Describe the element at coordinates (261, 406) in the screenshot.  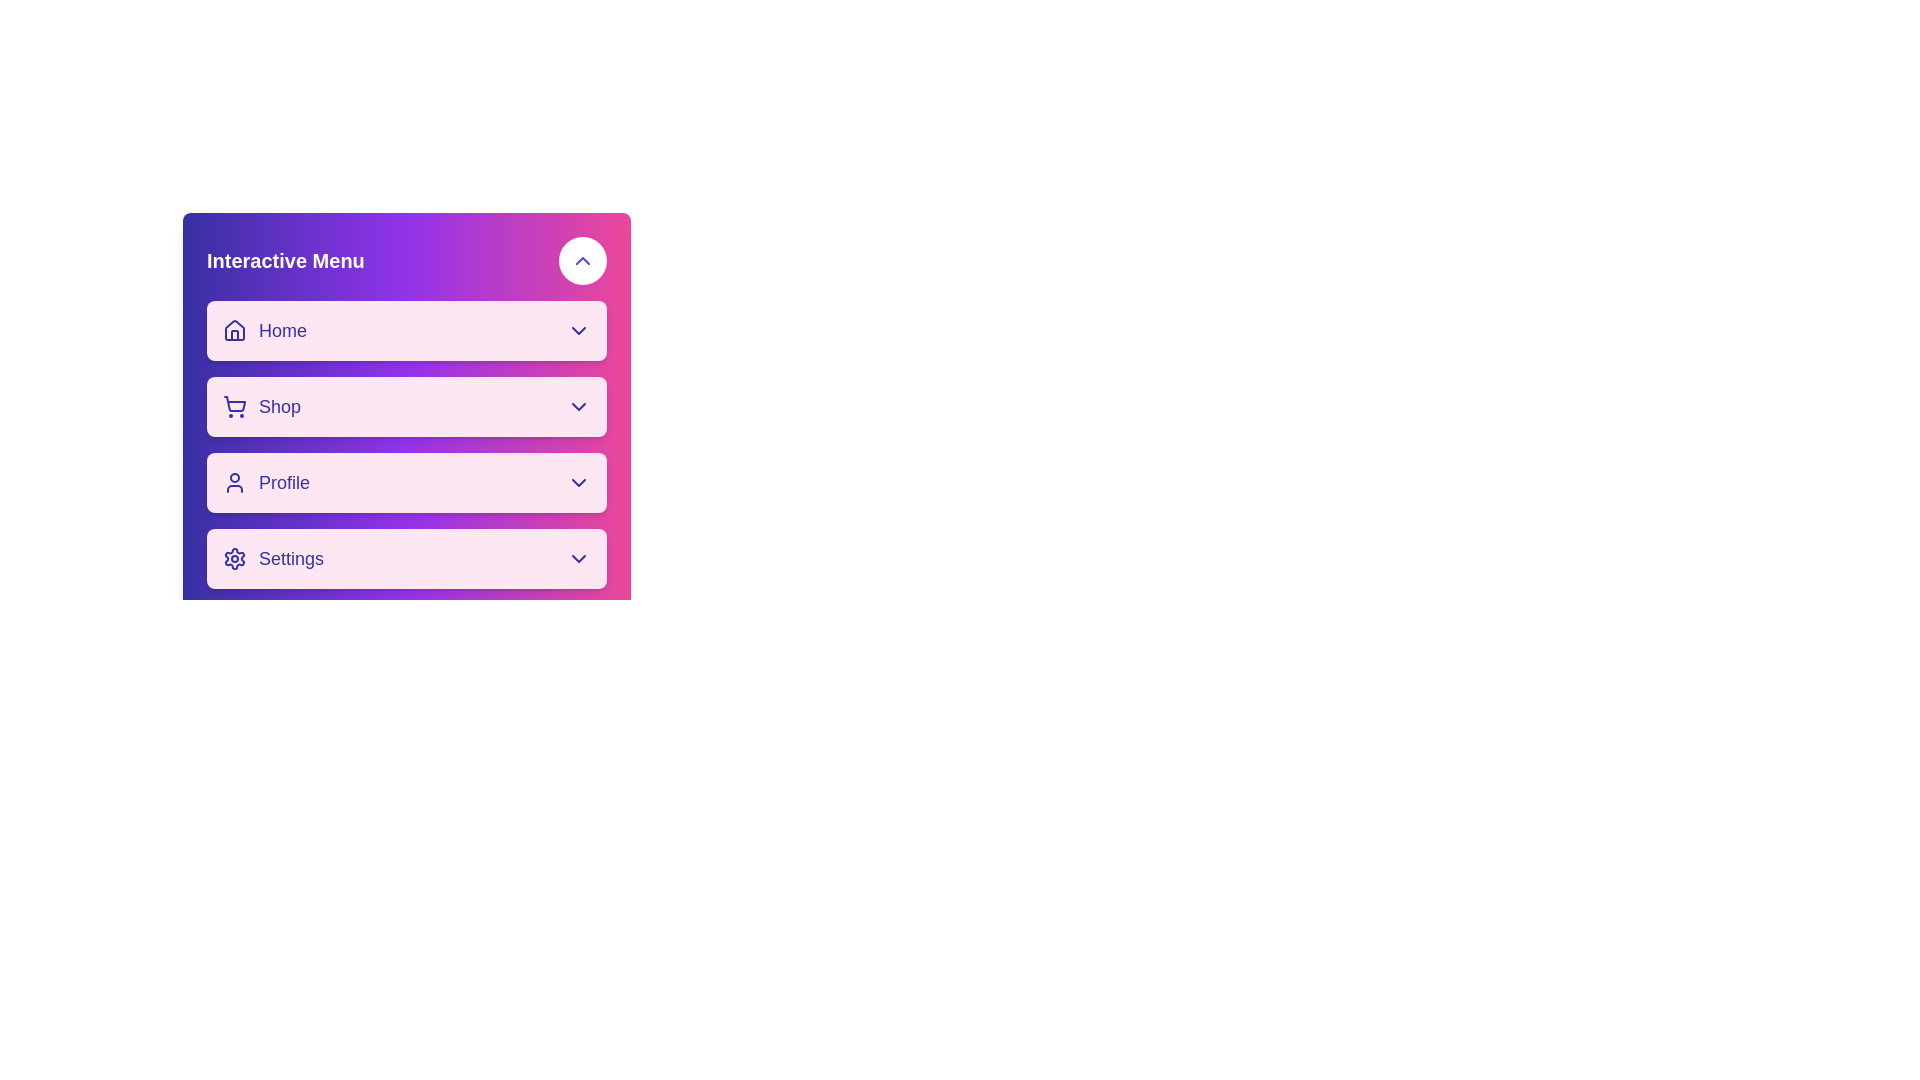
I see `the second menu item in the vertical list, located below 'Home' and above 'Profile'` at that location.